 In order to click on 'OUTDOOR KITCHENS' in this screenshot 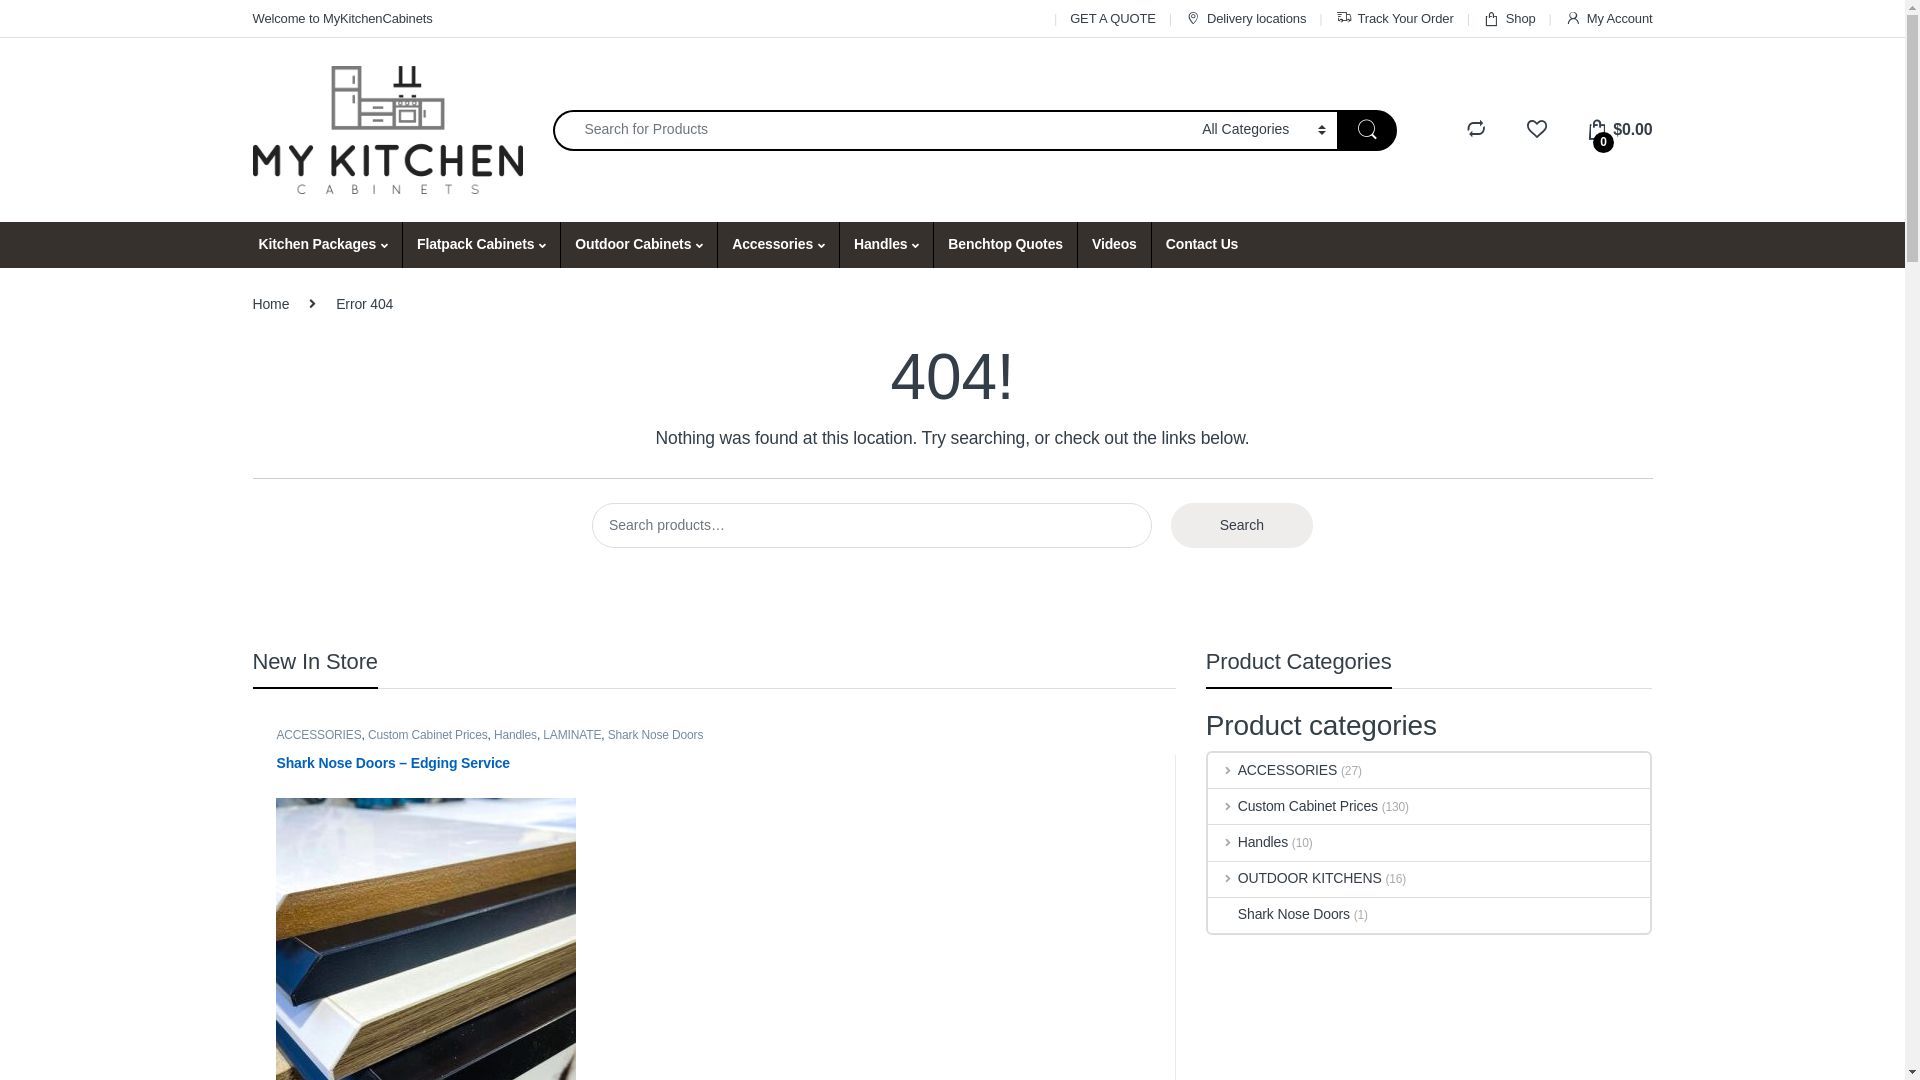, I will do `click(1295, 878)`.